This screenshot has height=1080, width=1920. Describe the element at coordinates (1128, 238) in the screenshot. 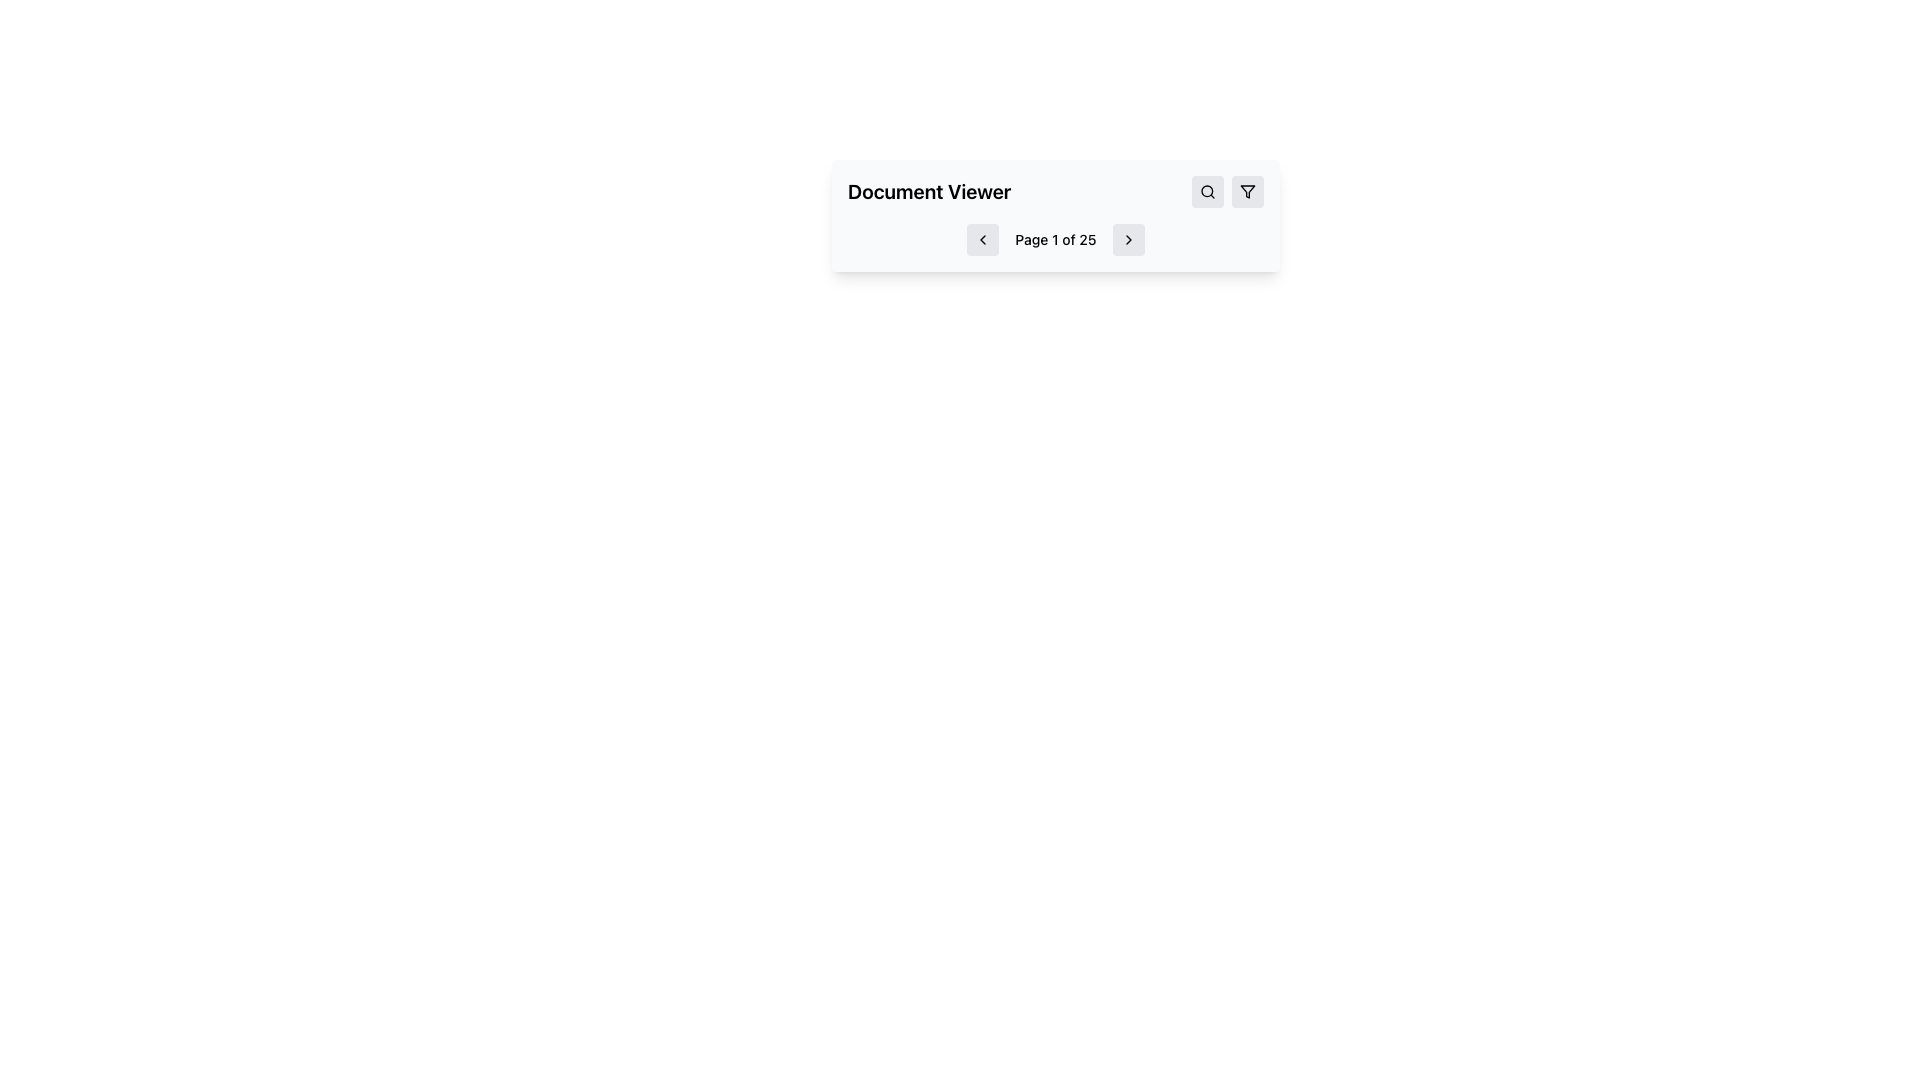

I see `the navigation button icon that advances to the next page in the document viewer` at that location.